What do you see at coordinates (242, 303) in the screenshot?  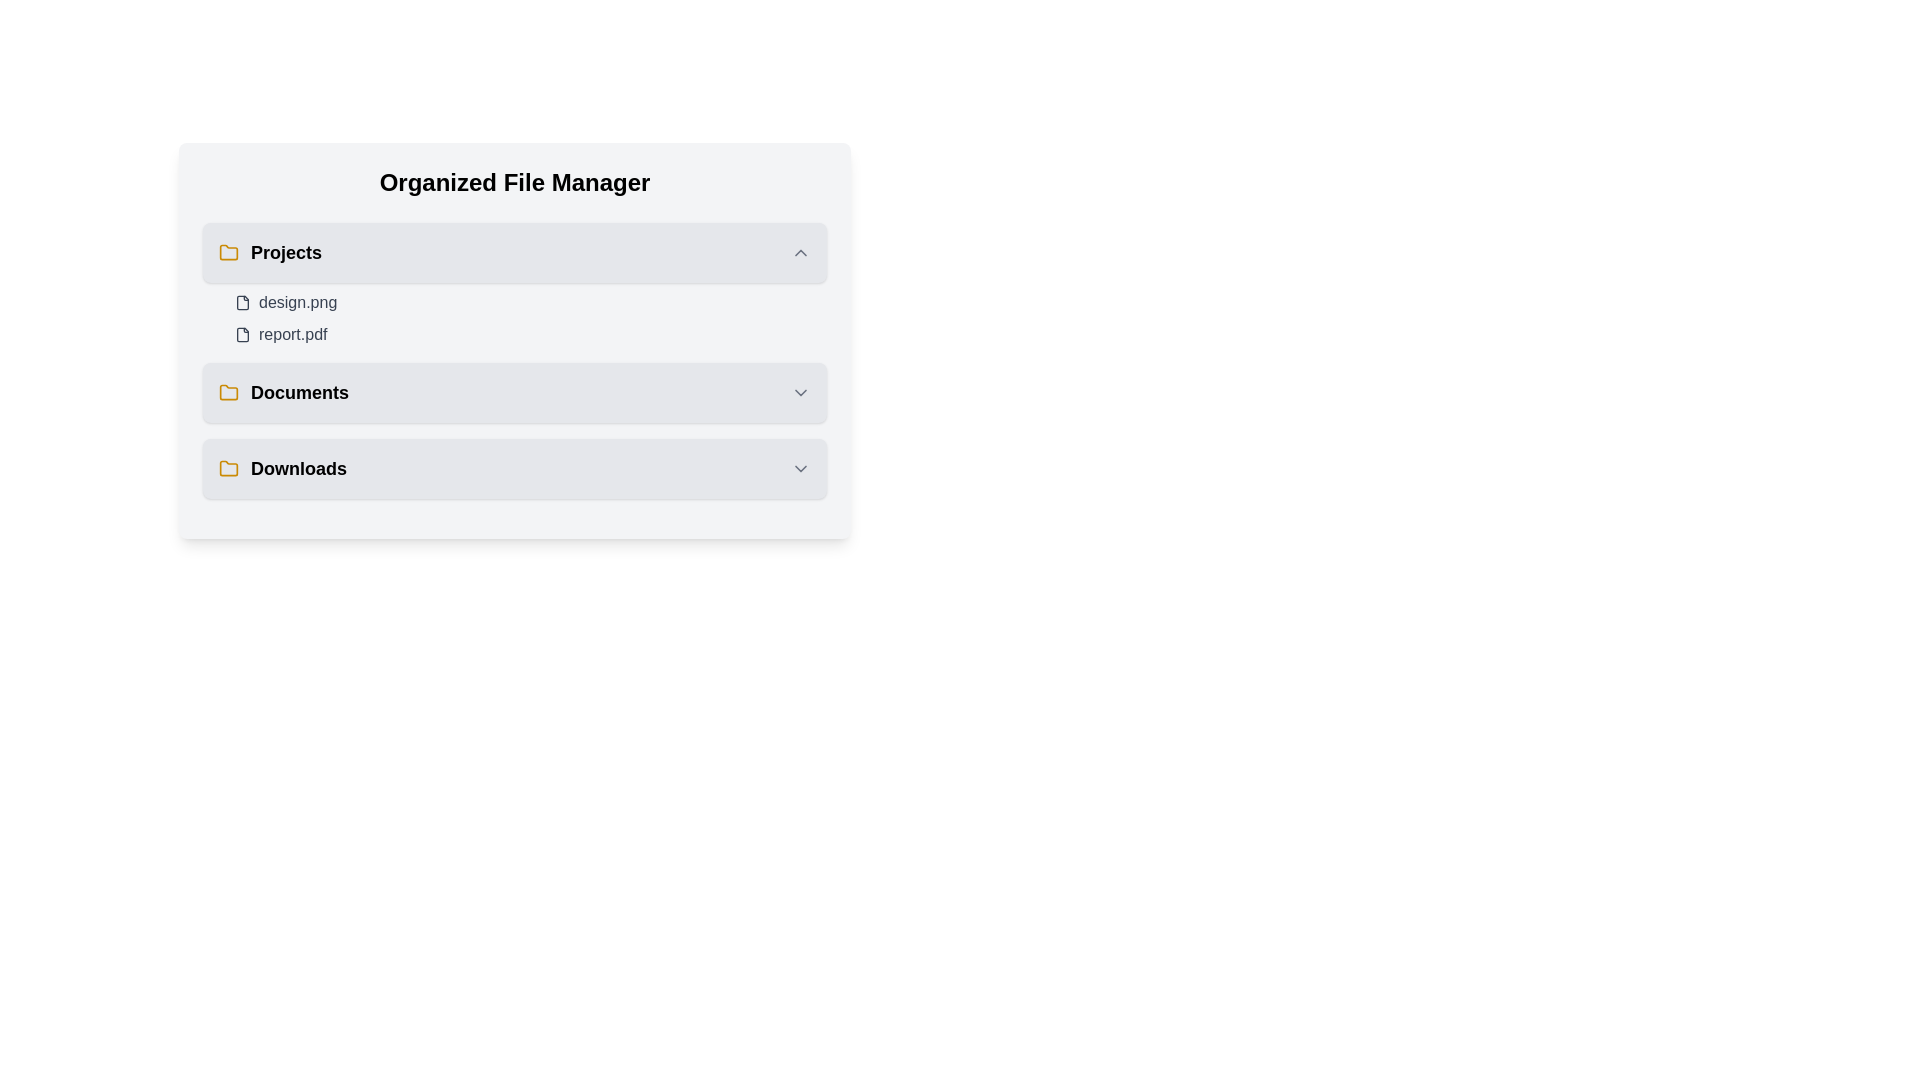 I see `the file 'design.png' within the 'Projects' folder` at bounding box center [242, 303].